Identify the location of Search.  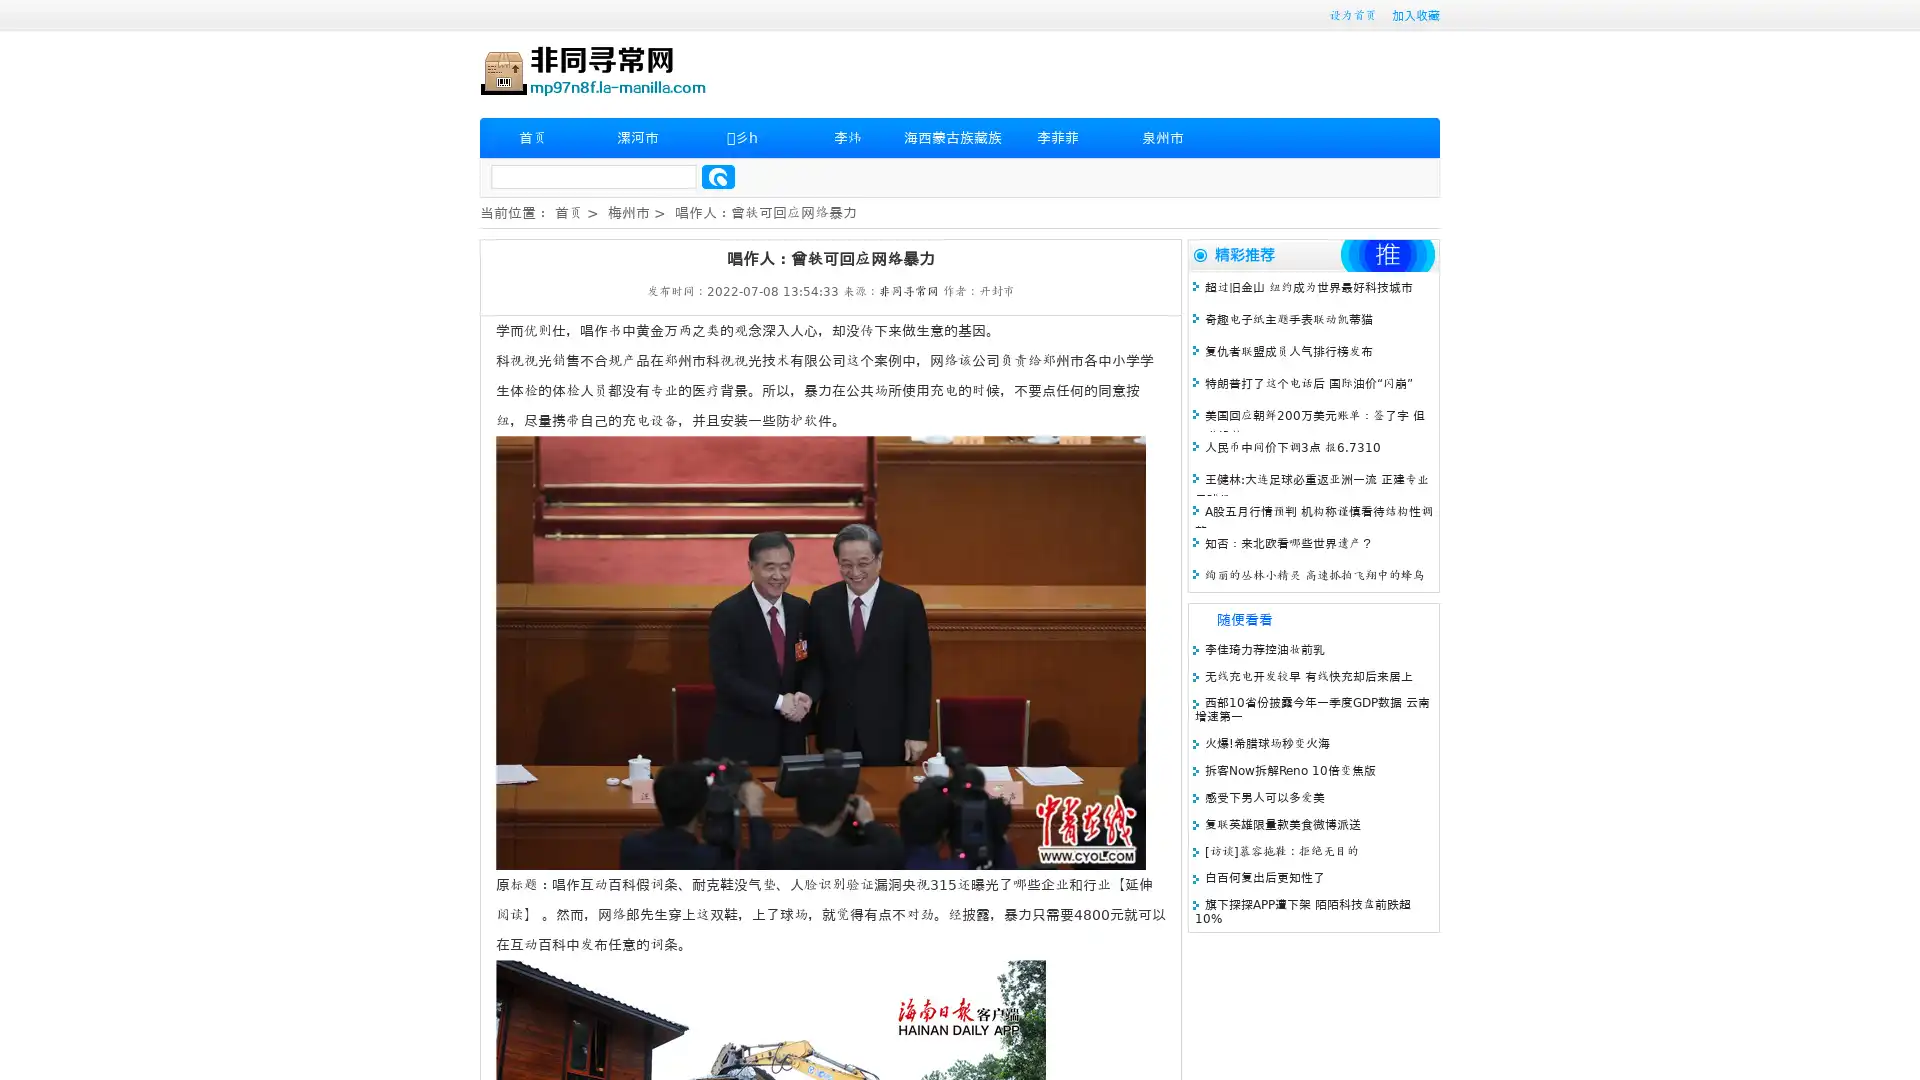
(718, 176).